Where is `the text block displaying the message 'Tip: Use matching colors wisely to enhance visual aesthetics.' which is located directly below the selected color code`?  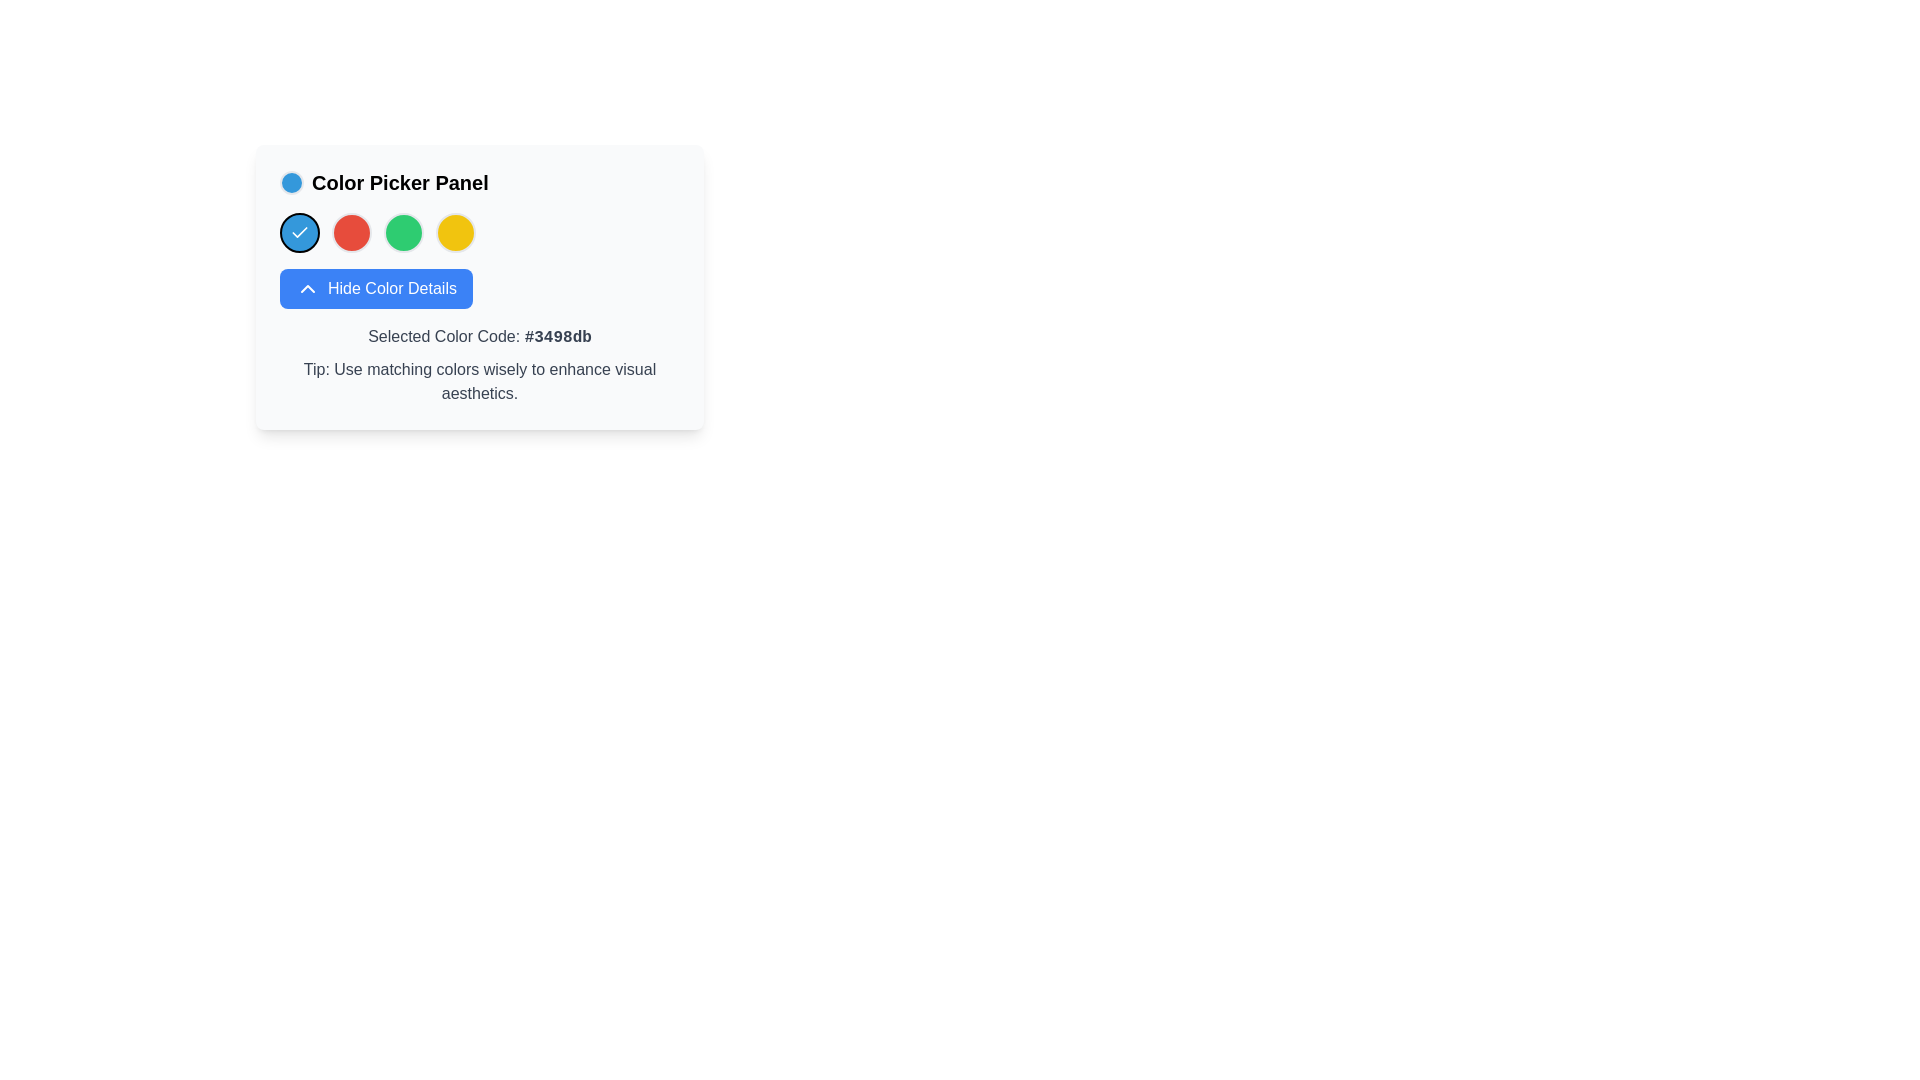 the text block displaying the message 'Tip: Use matching colors wisely to enhance visual aesthetics.' which is located directly below the selected color code is located at coordinates (480, 381).